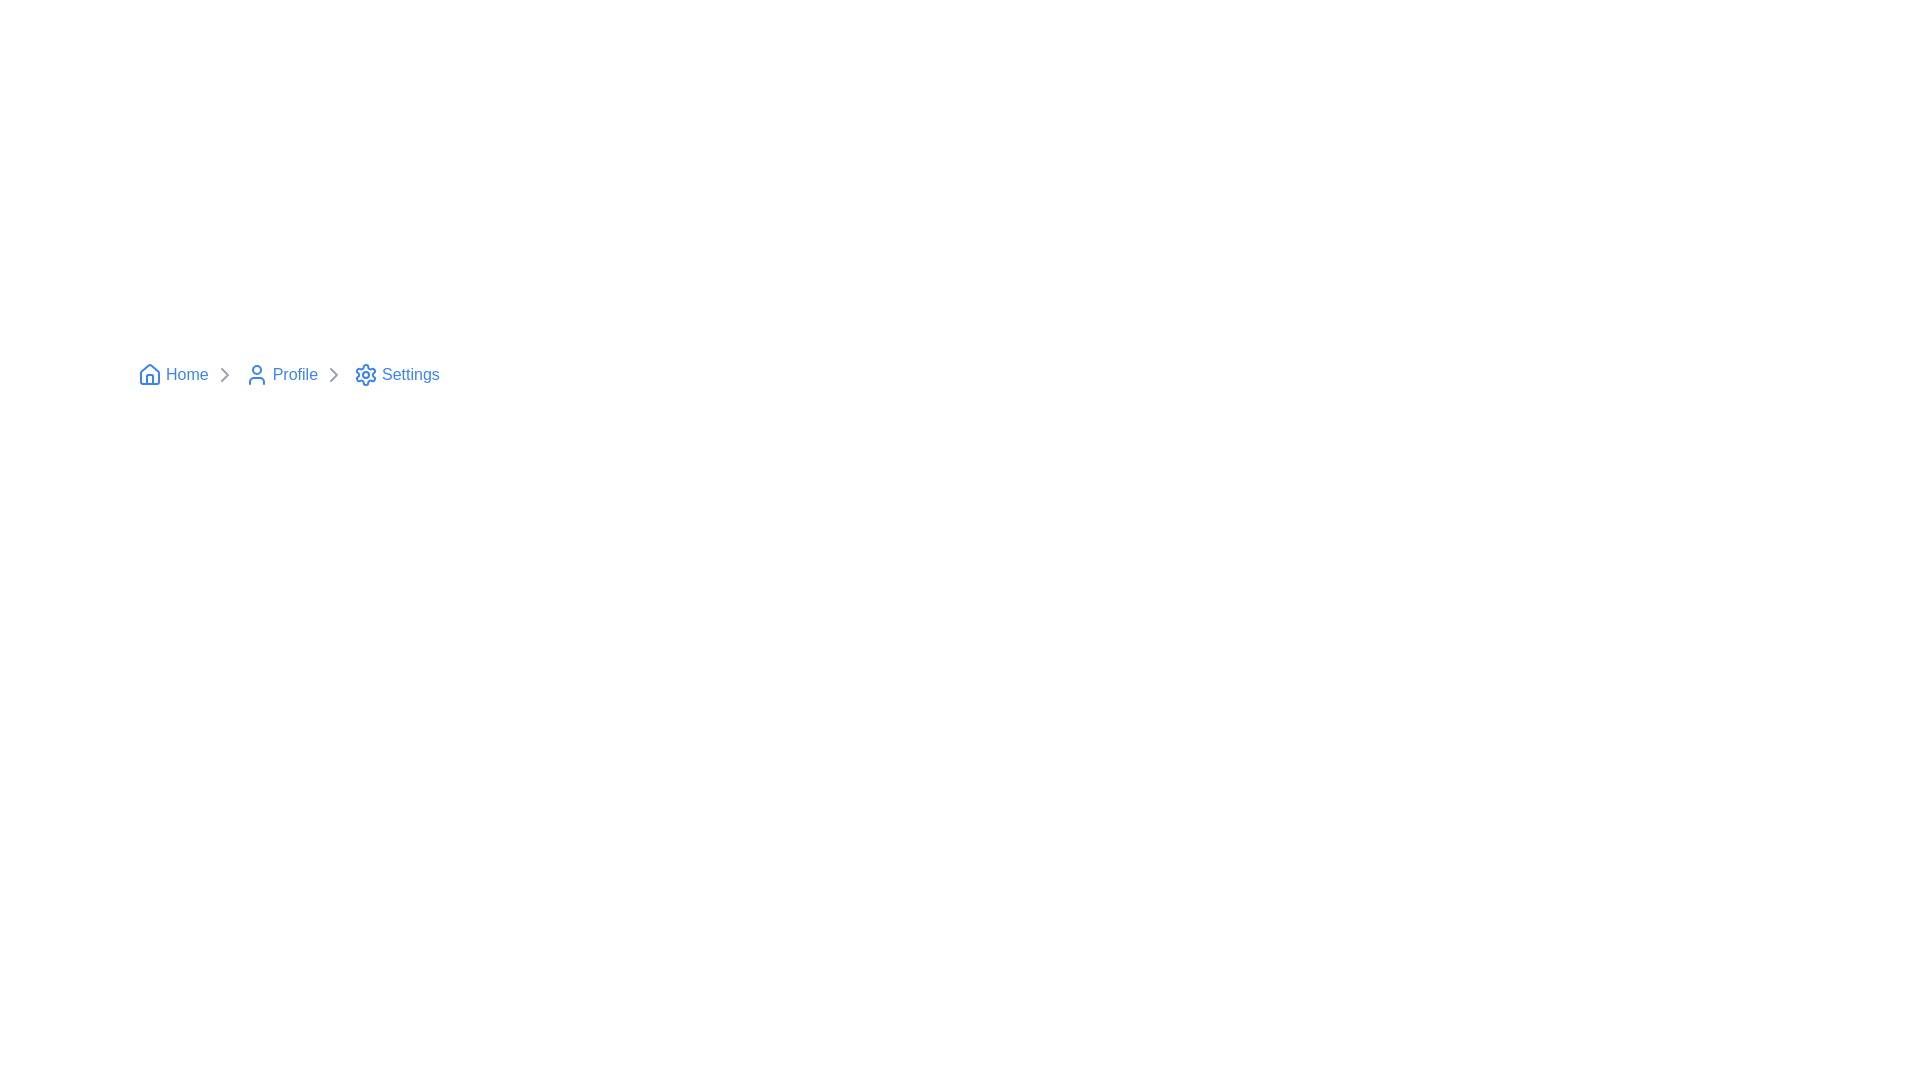  I want to click on the gear-like icon with a blue outline representing settings functionality, located to the left of the text 'Settings', so click(366, 374).